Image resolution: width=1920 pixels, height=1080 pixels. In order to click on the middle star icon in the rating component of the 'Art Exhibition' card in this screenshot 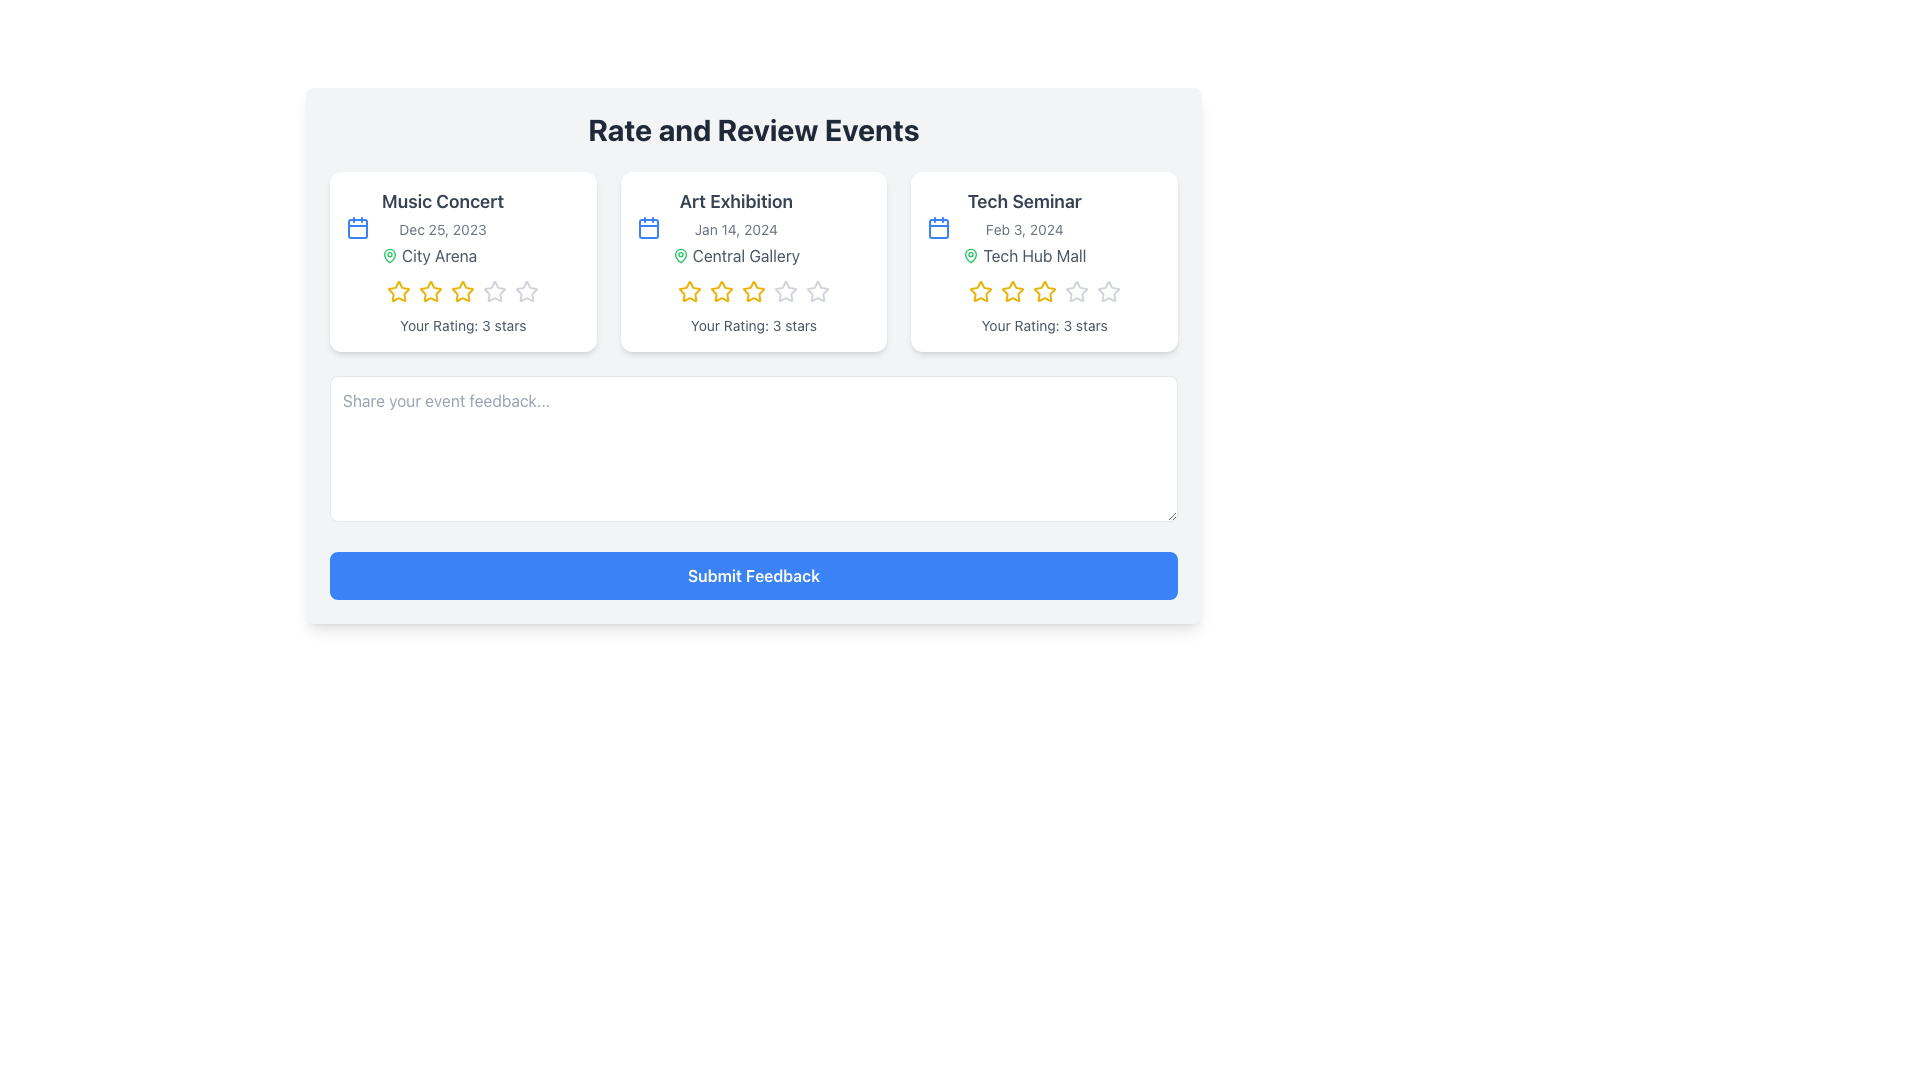, I will do `click(752, 292)`.